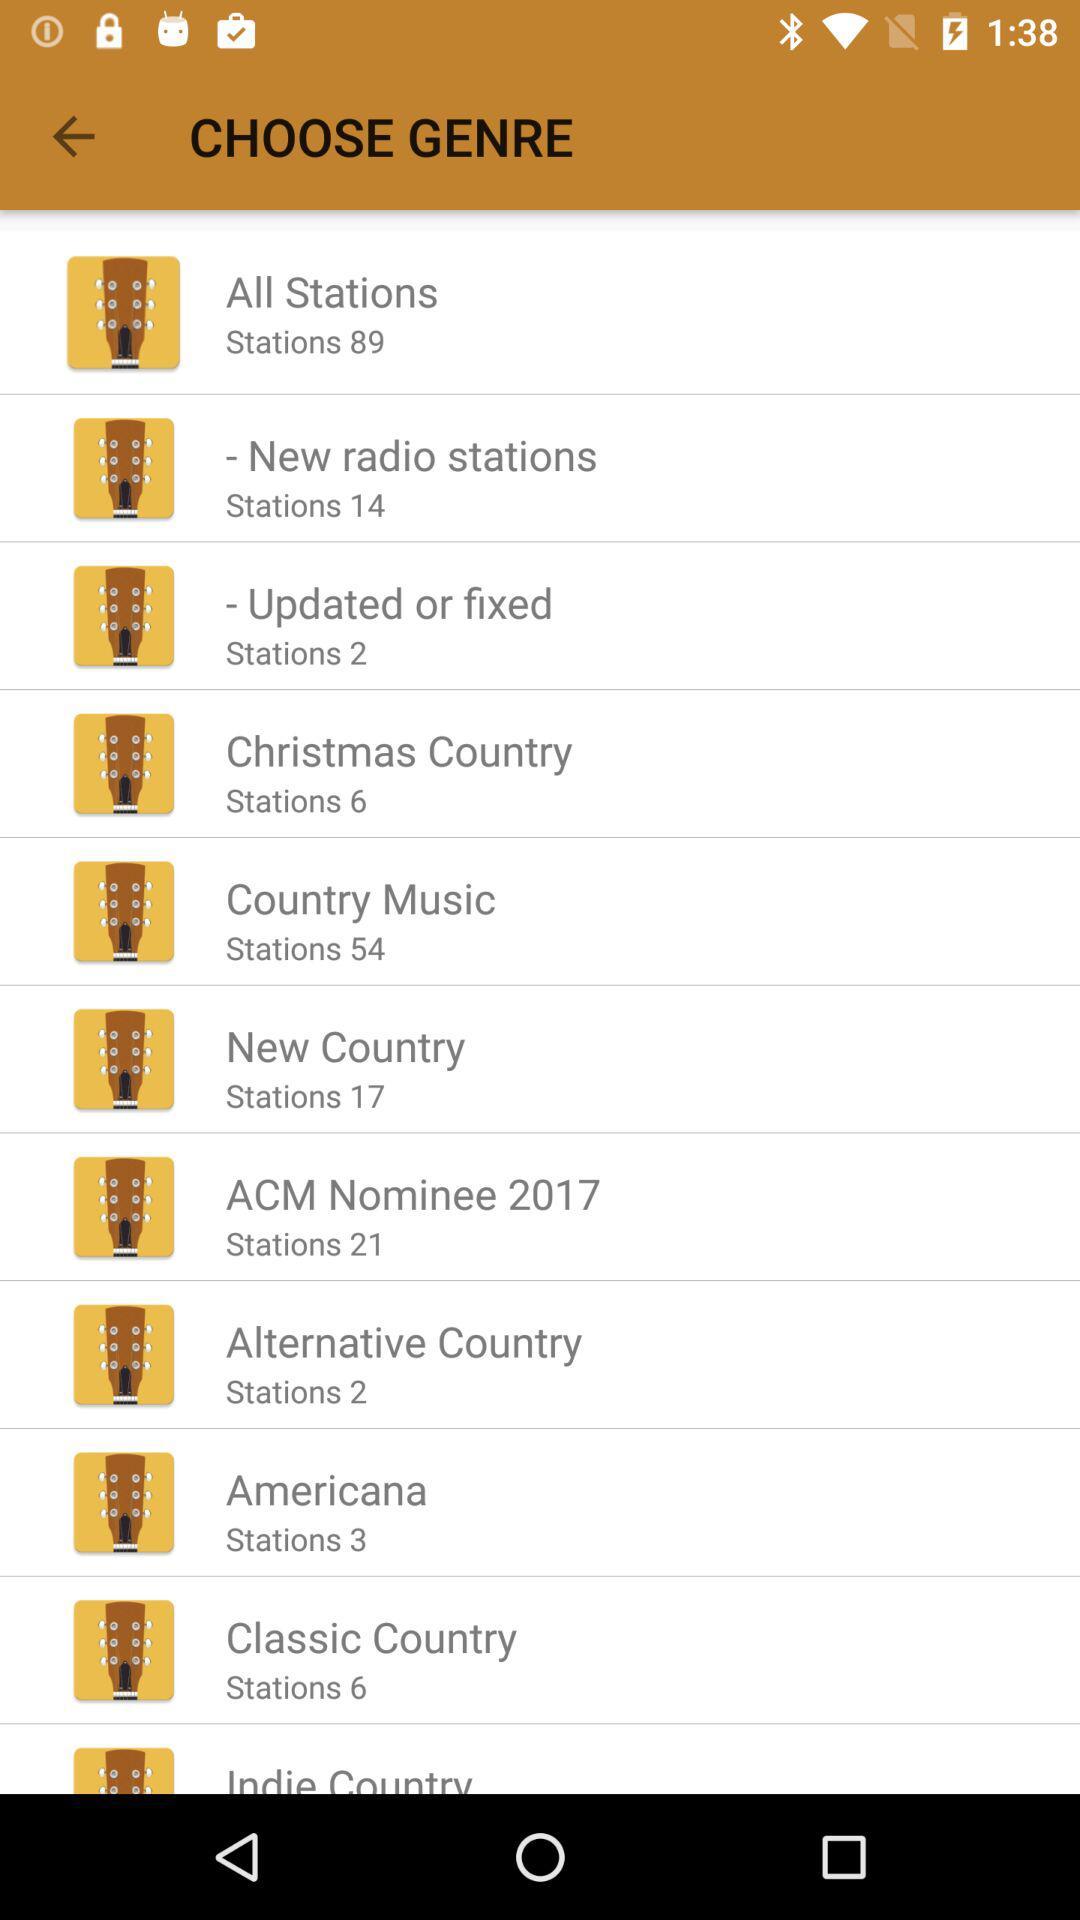 Image resolution: width=1080 pixels, height=1920 pixels. What do you see at coordinates (72, 135) in the screenshot?
I see `icon next to the choose genre` at bounding box center [72, 135].